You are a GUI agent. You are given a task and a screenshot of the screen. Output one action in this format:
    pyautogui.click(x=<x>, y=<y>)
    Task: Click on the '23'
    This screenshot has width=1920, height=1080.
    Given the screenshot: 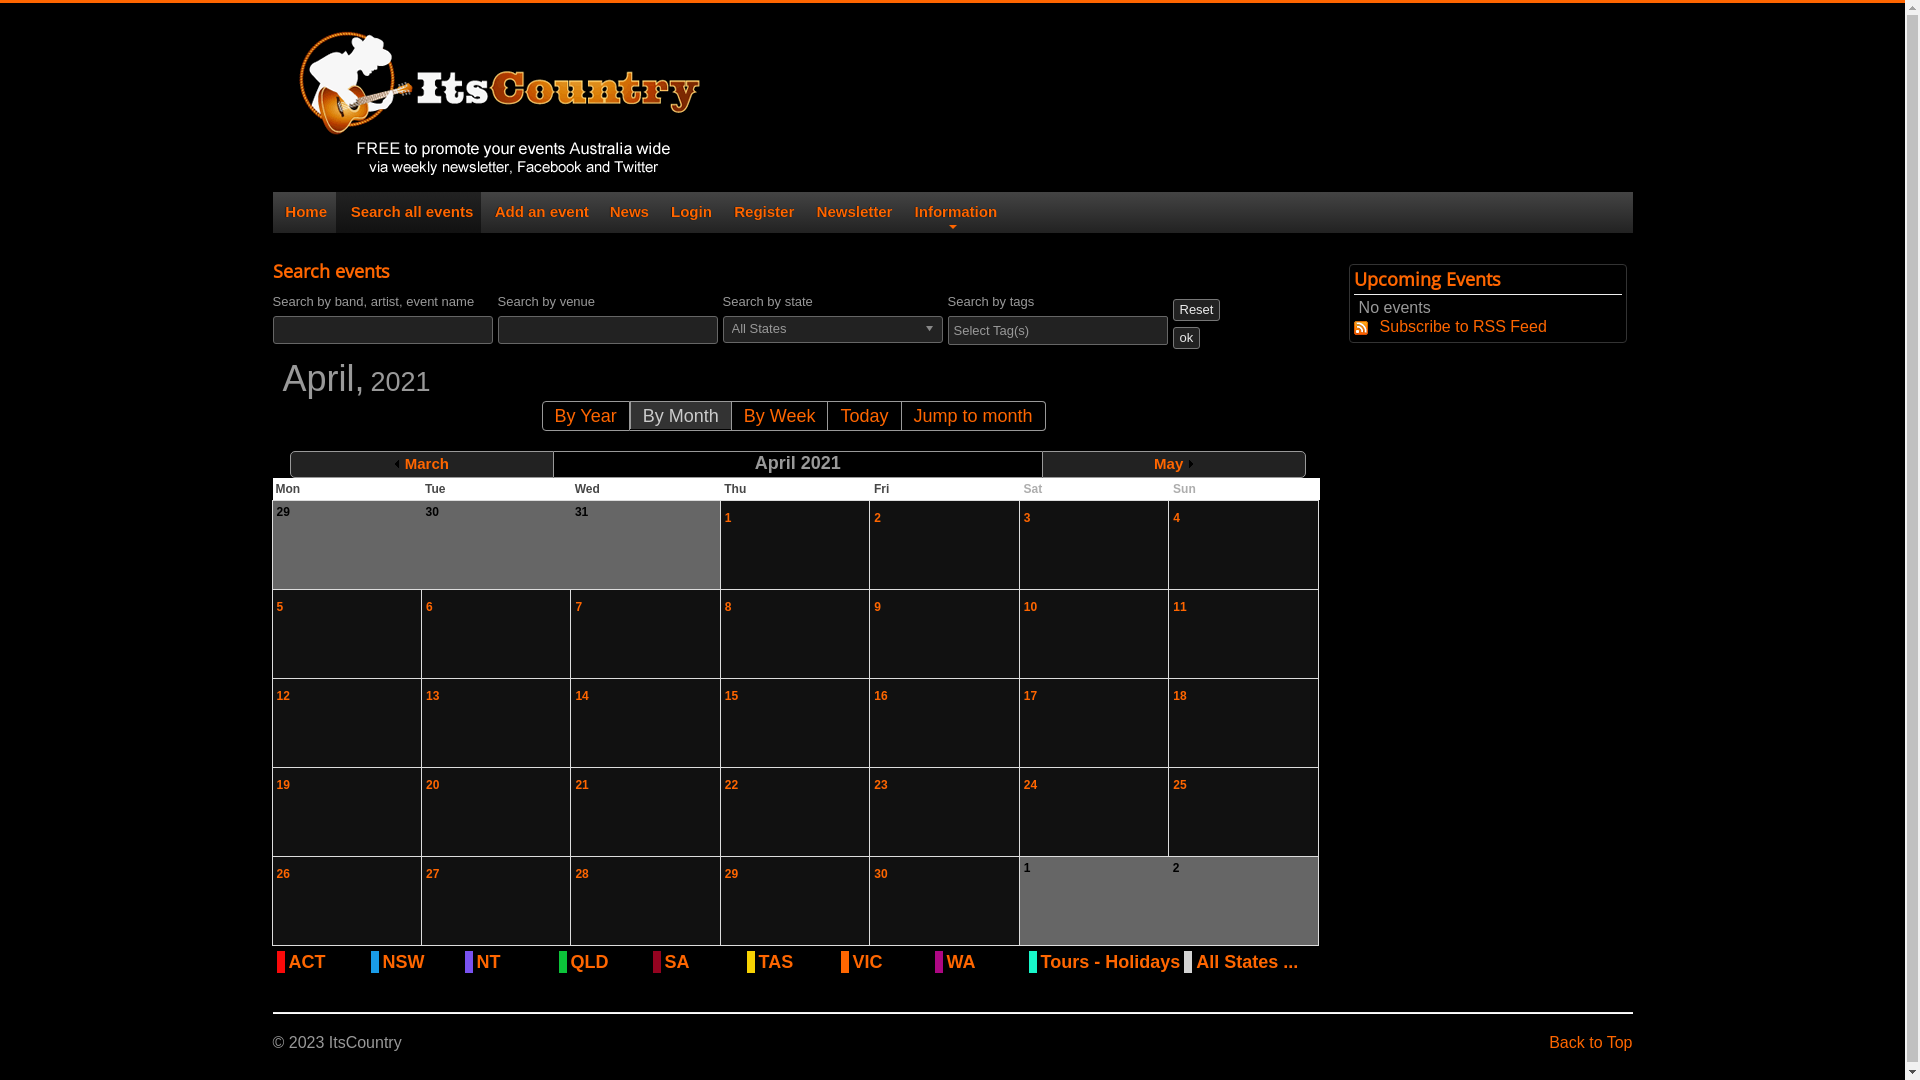 What is the action you would take?
    pyautogui.click(x=873, y=784)
    